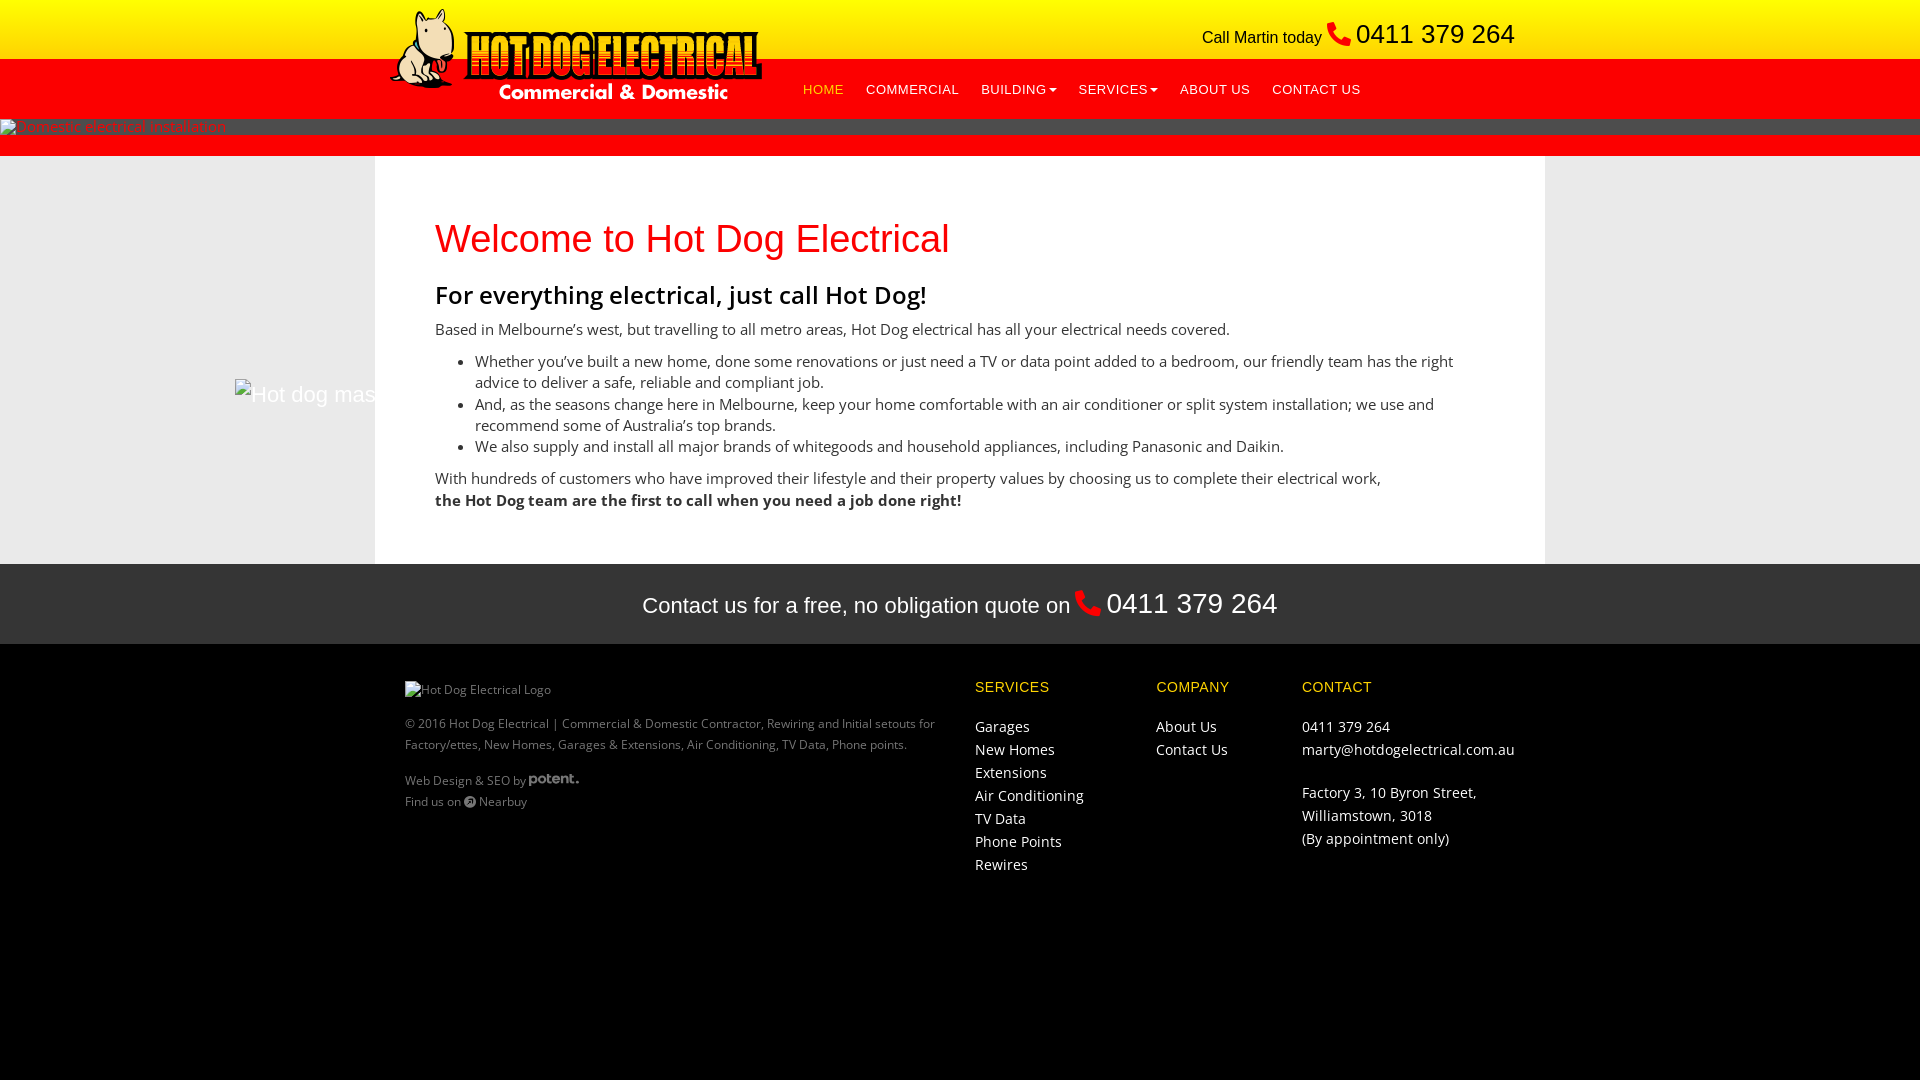 This screenshot has width=1920, height=1080. Describe the element at coordinates (823, 87) in the screenshot. I see `'HOME'` at that location.